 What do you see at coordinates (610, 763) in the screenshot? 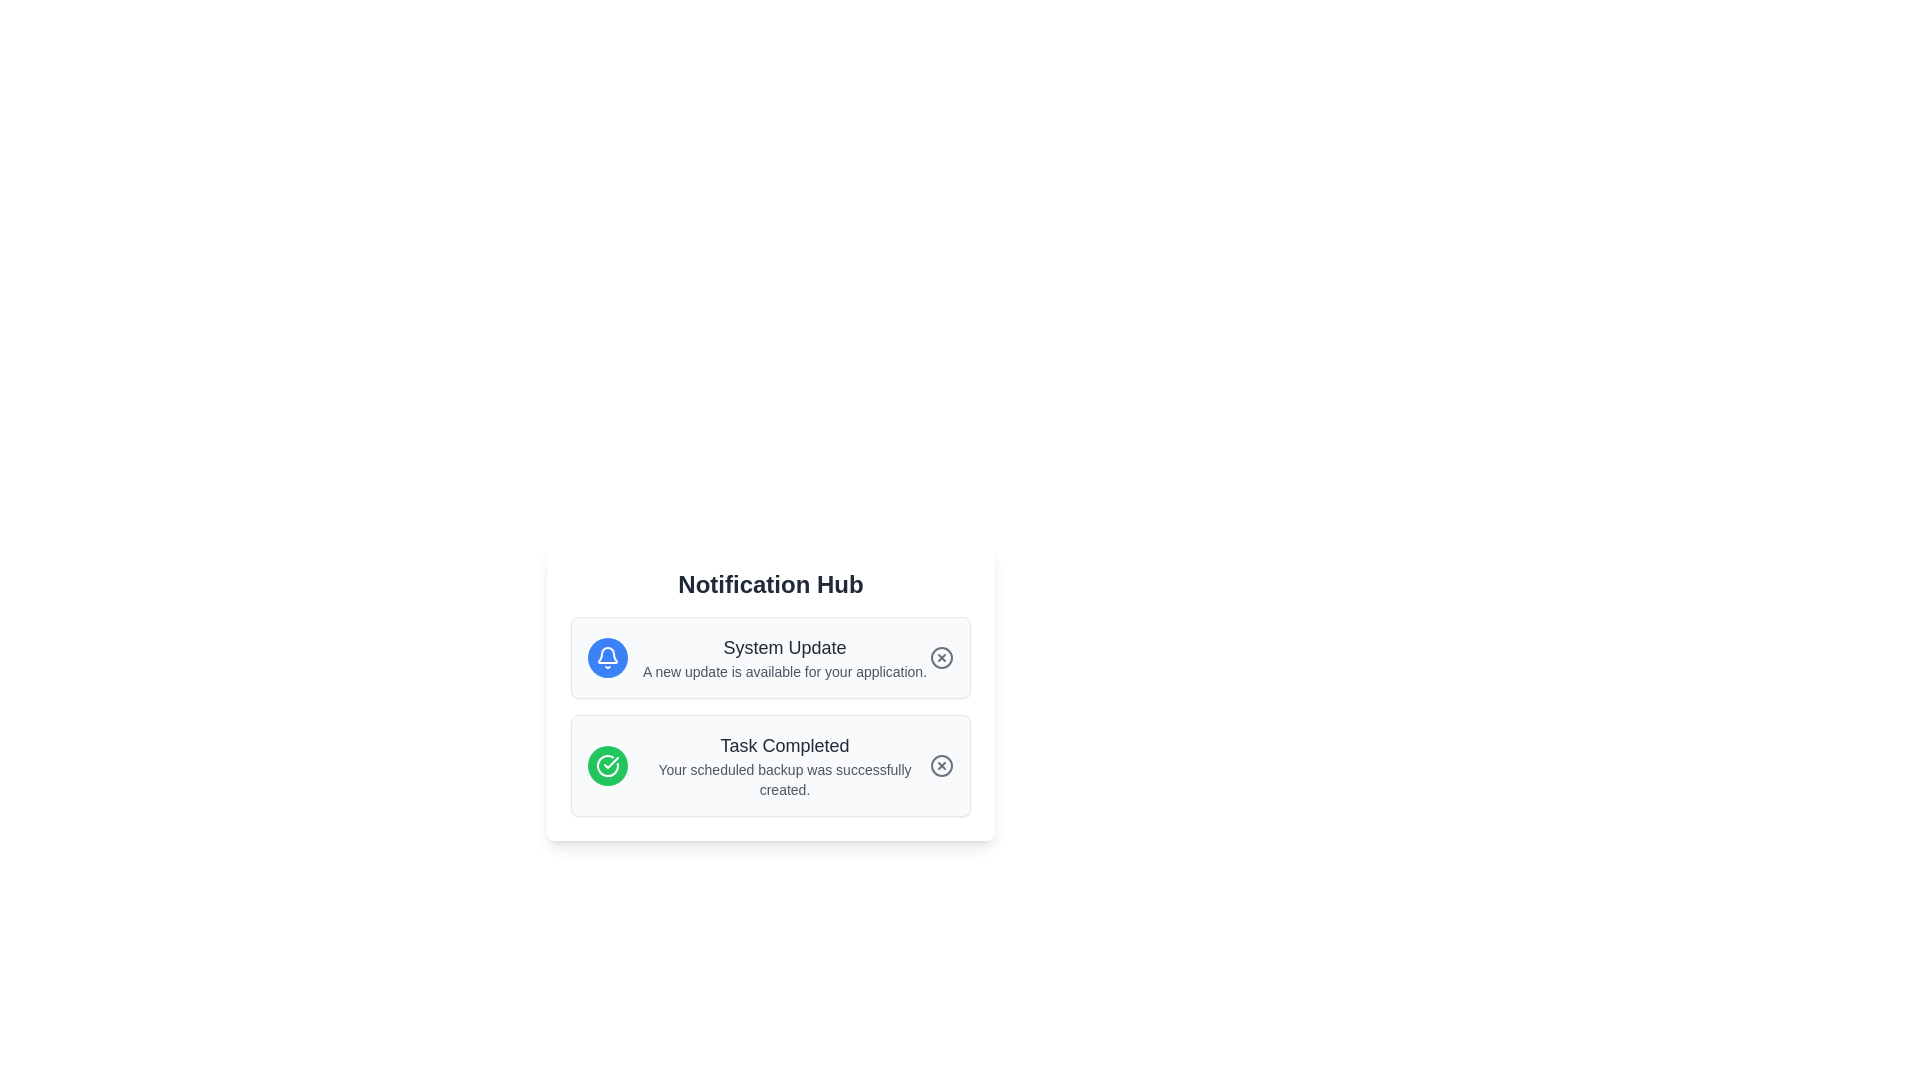
I see `the status icon indicating that the task is completed or confirmed, which is the second notification item in the notification hub panel` at bounding box center [610, 763].